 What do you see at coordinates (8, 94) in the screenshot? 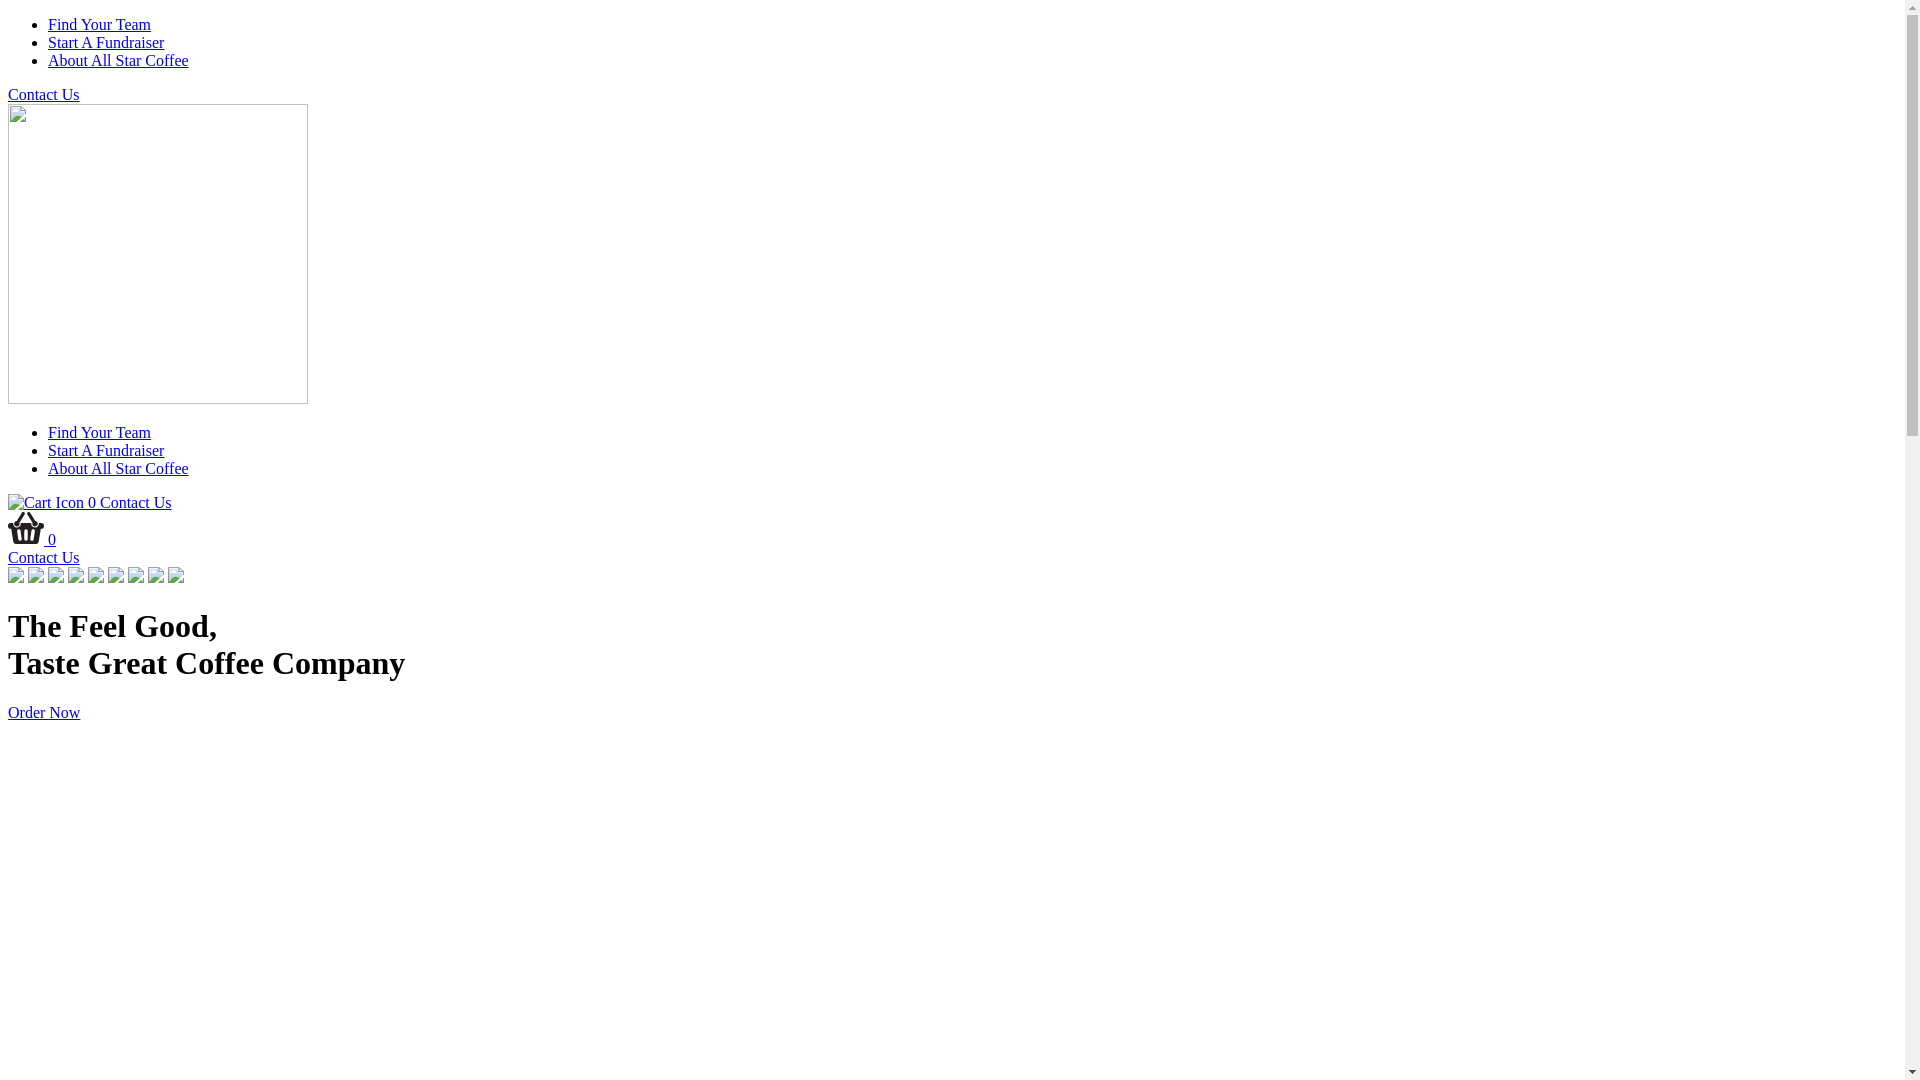
I see `'Contact Us'` at bounding box center [8, 94].